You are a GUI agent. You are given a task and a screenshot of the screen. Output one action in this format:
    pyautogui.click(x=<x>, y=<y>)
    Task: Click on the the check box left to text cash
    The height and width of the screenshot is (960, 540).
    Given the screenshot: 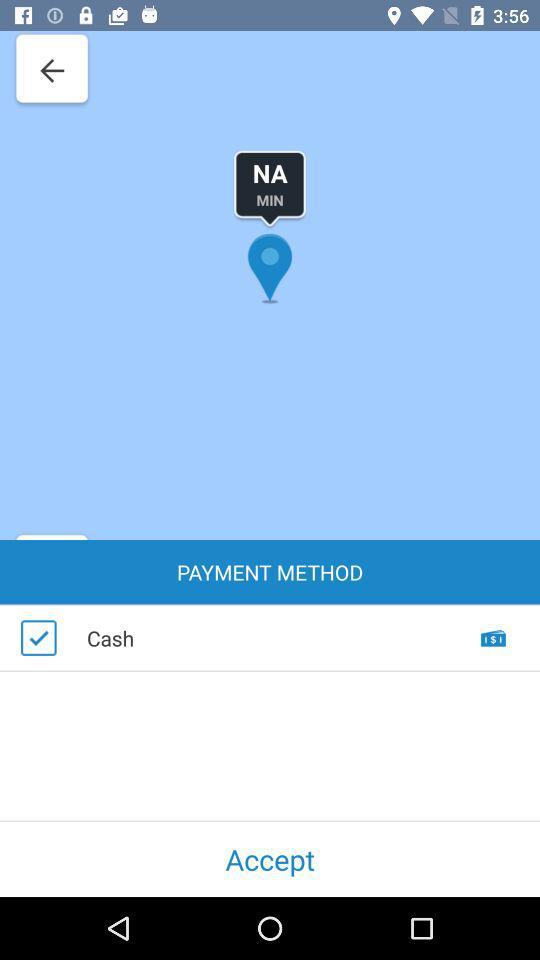 What is the action you would take?
    pyautogui.click(x=38, y=637)
    